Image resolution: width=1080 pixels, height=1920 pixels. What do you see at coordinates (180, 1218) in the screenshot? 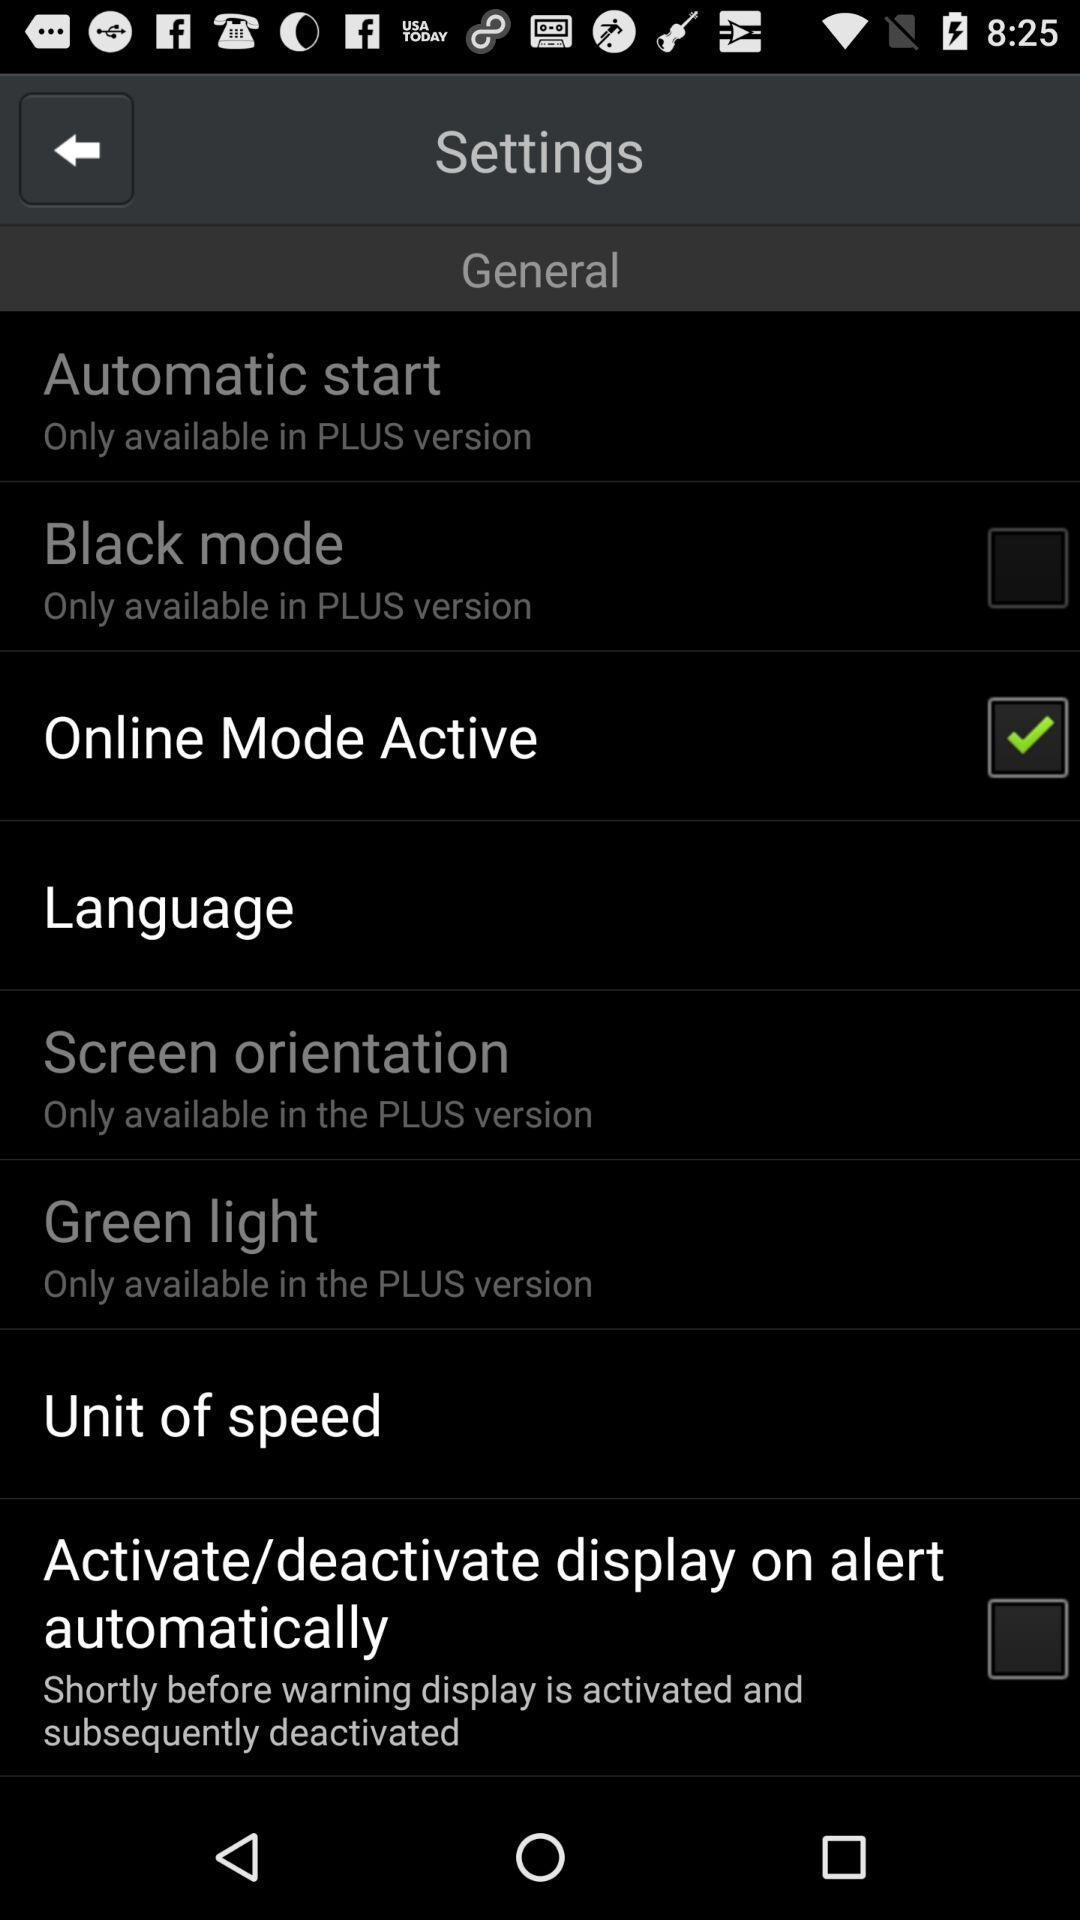
I see `the green light app` at bounding box center [180, 1218].